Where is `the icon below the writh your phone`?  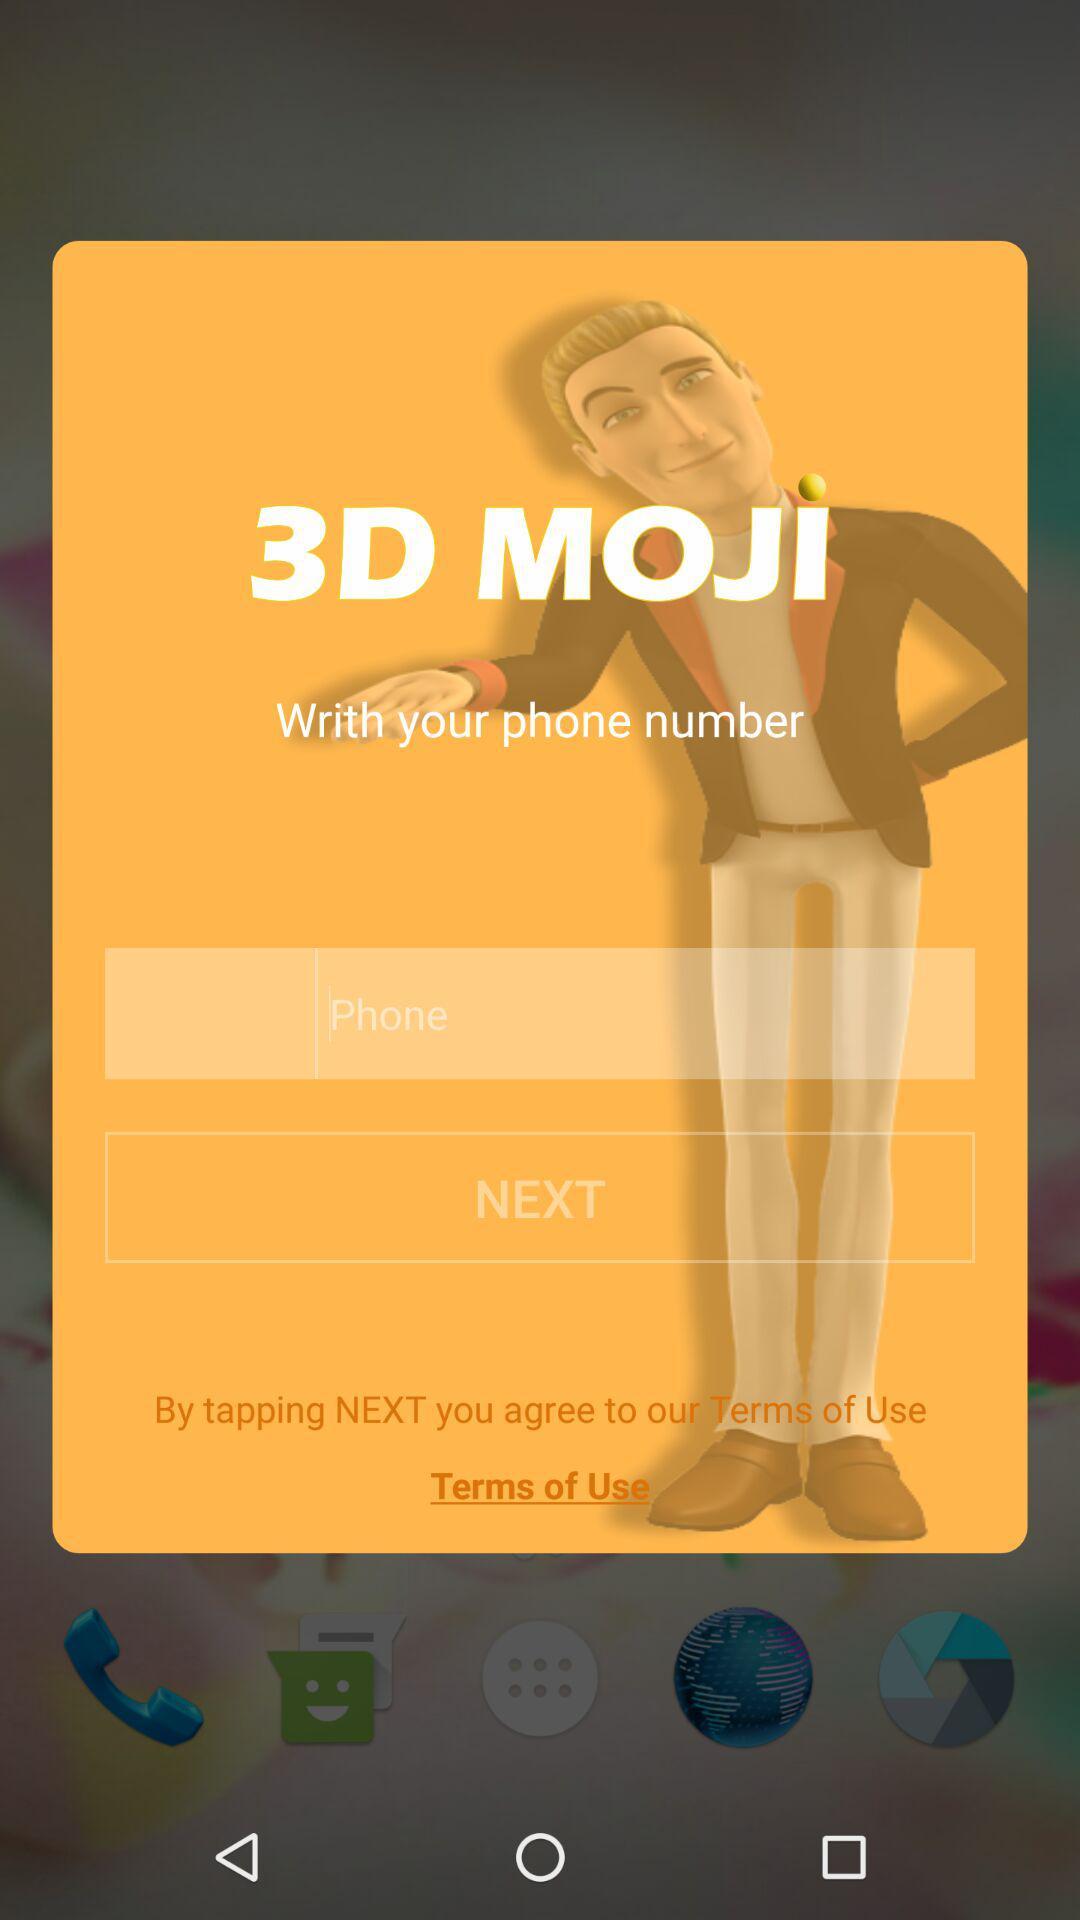
the icon below the writh your phone is located at coordinates (598, 1013).